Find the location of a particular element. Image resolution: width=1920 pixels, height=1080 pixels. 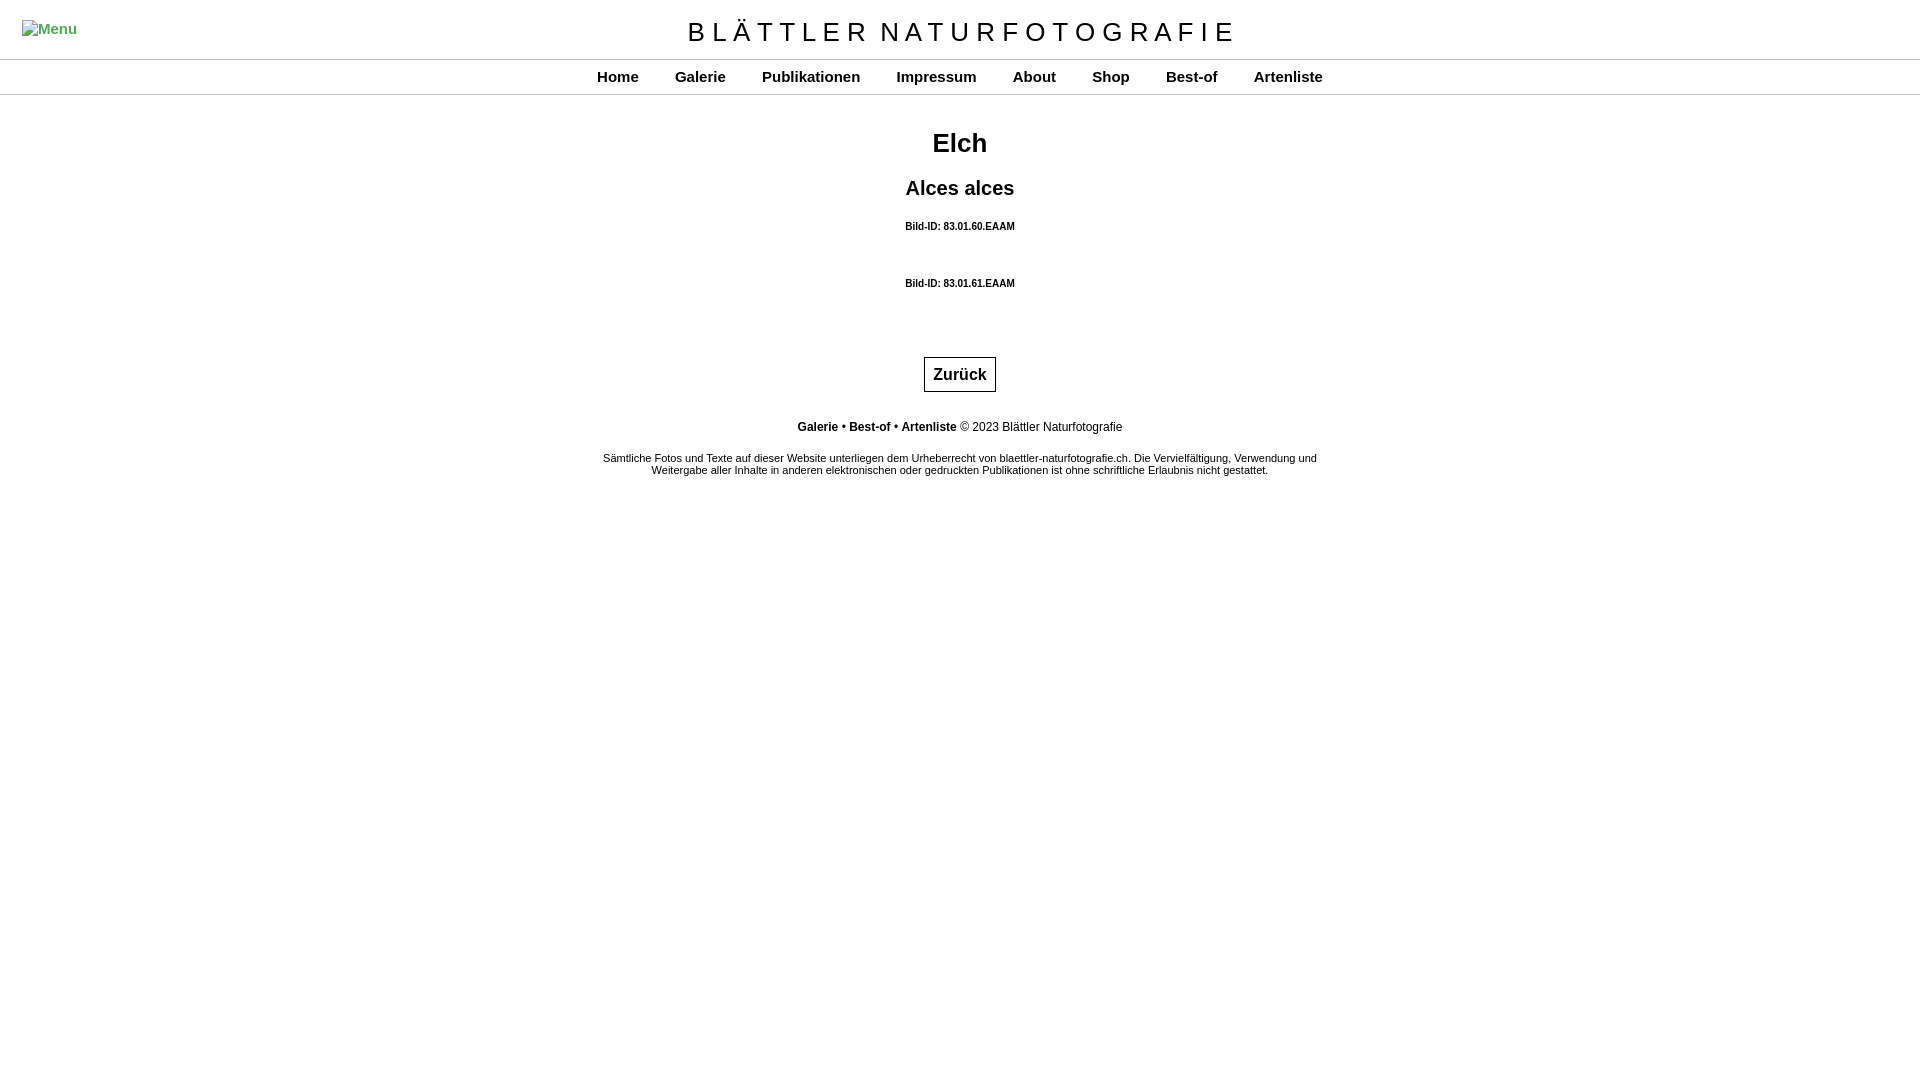

'Impressum' is located at coordinates (935, 75).